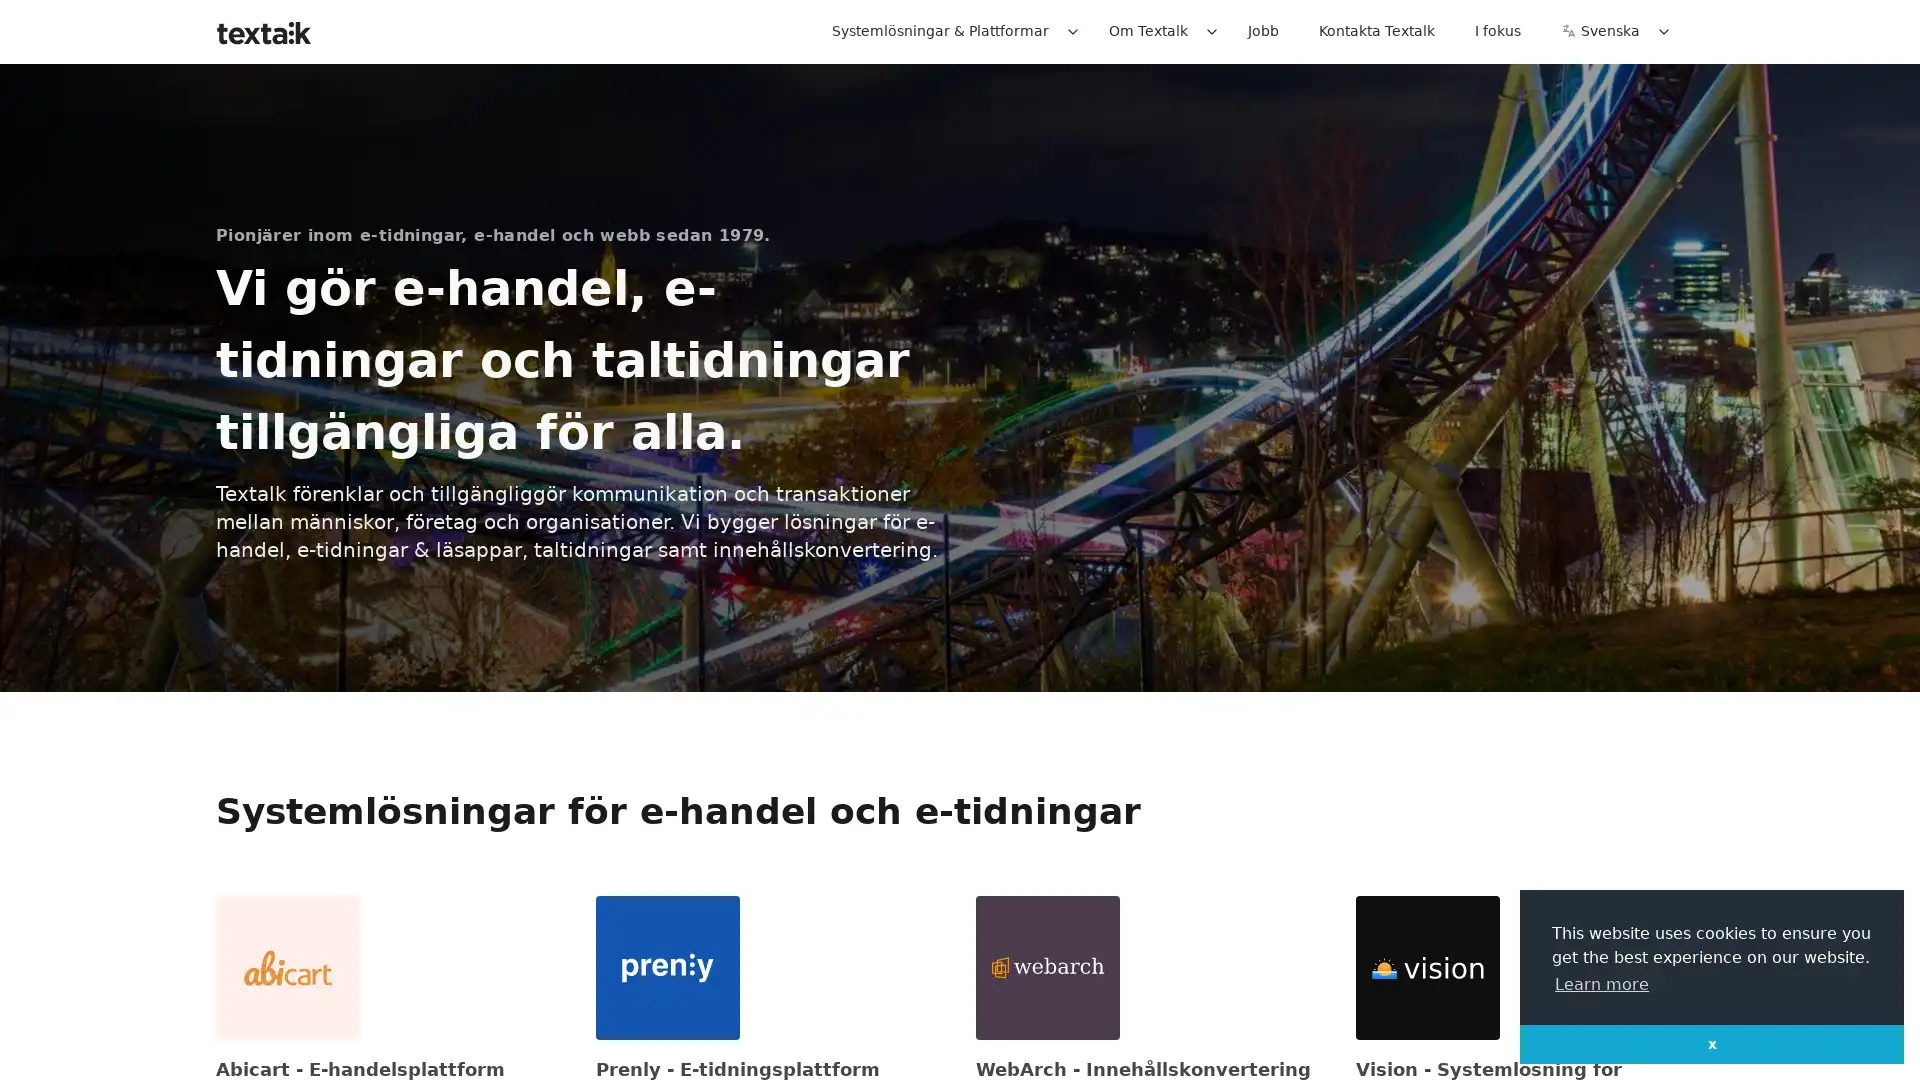 The width and height of the screenshot is (1920, 1080). I want to click on dismiss cookie message, so click(1711, 1043).